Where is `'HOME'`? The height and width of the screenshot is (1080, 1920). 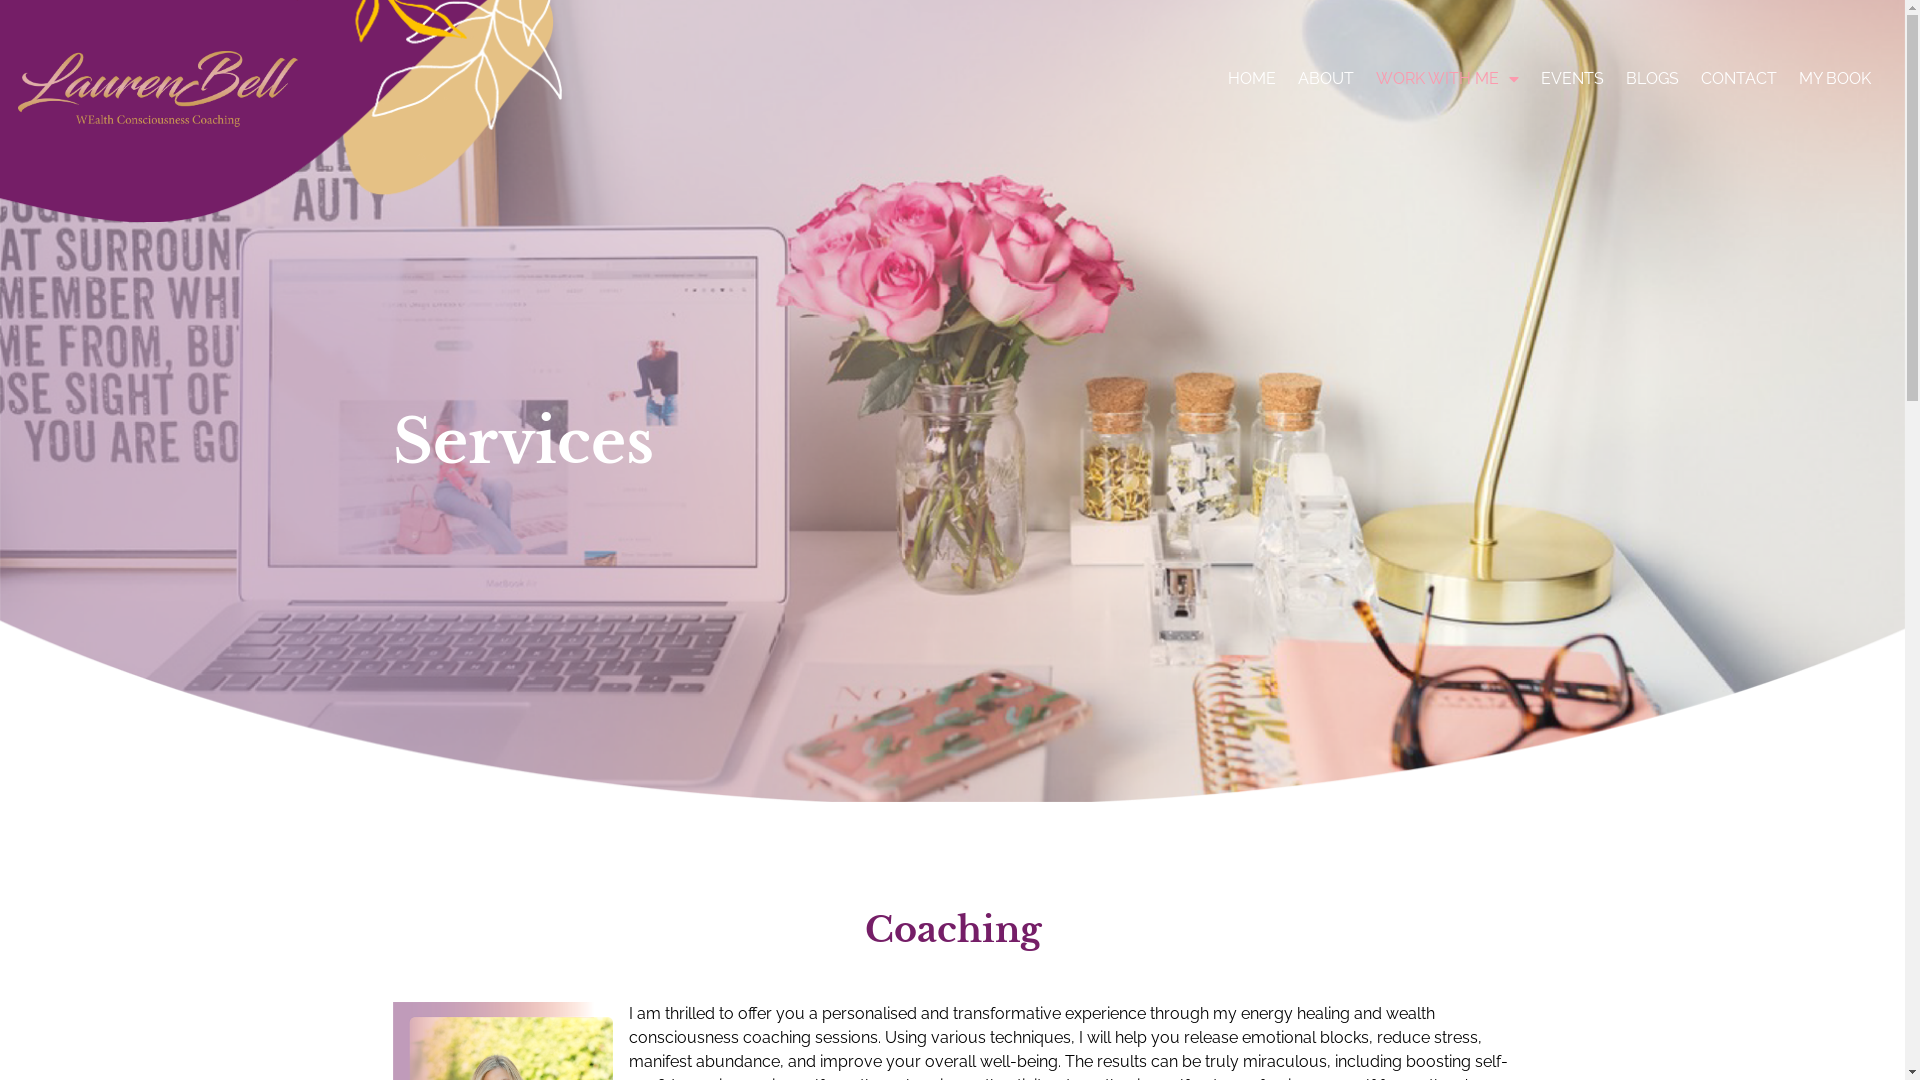 'HOME' is located at coordinates (1251, 77).